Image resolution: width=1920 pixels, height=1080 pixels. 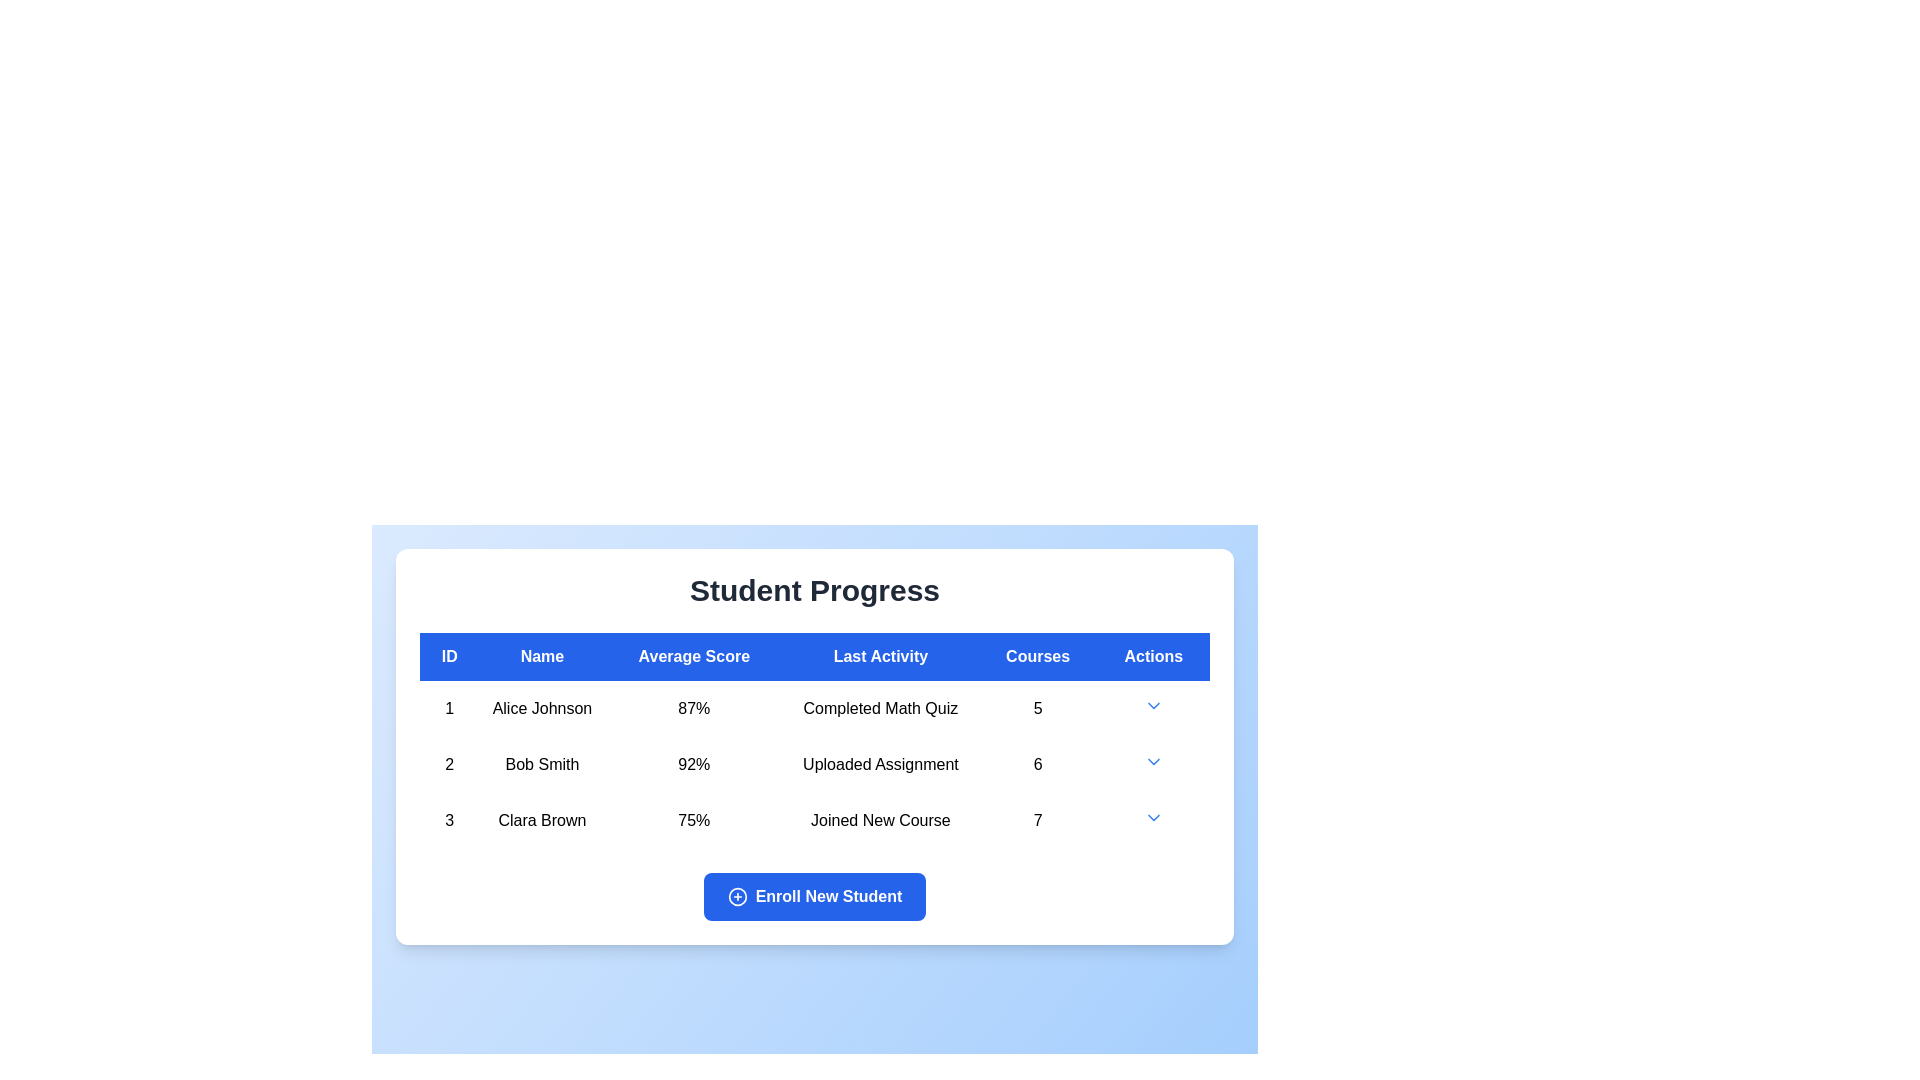 I want to click on the Dropdown trigger icon in the 'Actions' column of the second row, aligned with 'Bob Smith', so click(x=1153, y=761).